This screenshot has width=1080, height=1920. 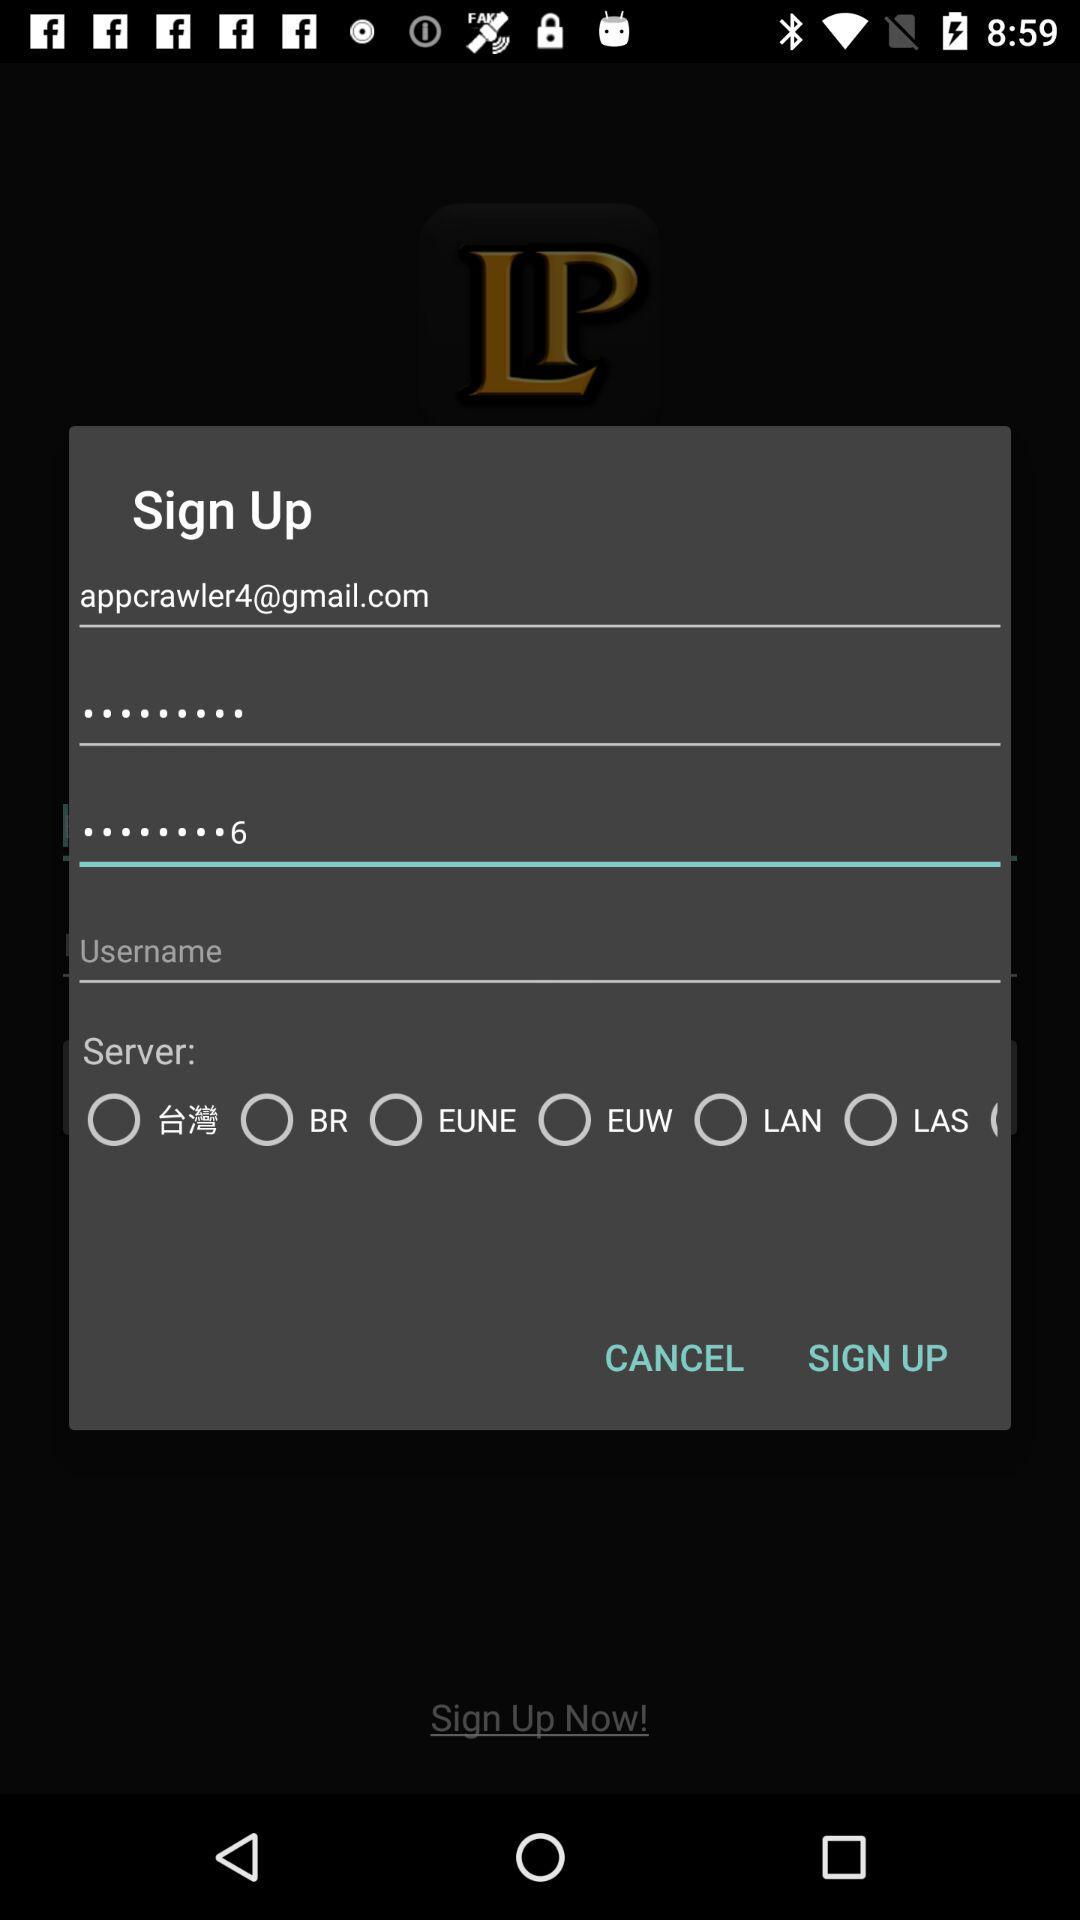 What do you see at coordinates (540, 949) in the screenshot?
I see `type username` at bounding box center [540, 949].